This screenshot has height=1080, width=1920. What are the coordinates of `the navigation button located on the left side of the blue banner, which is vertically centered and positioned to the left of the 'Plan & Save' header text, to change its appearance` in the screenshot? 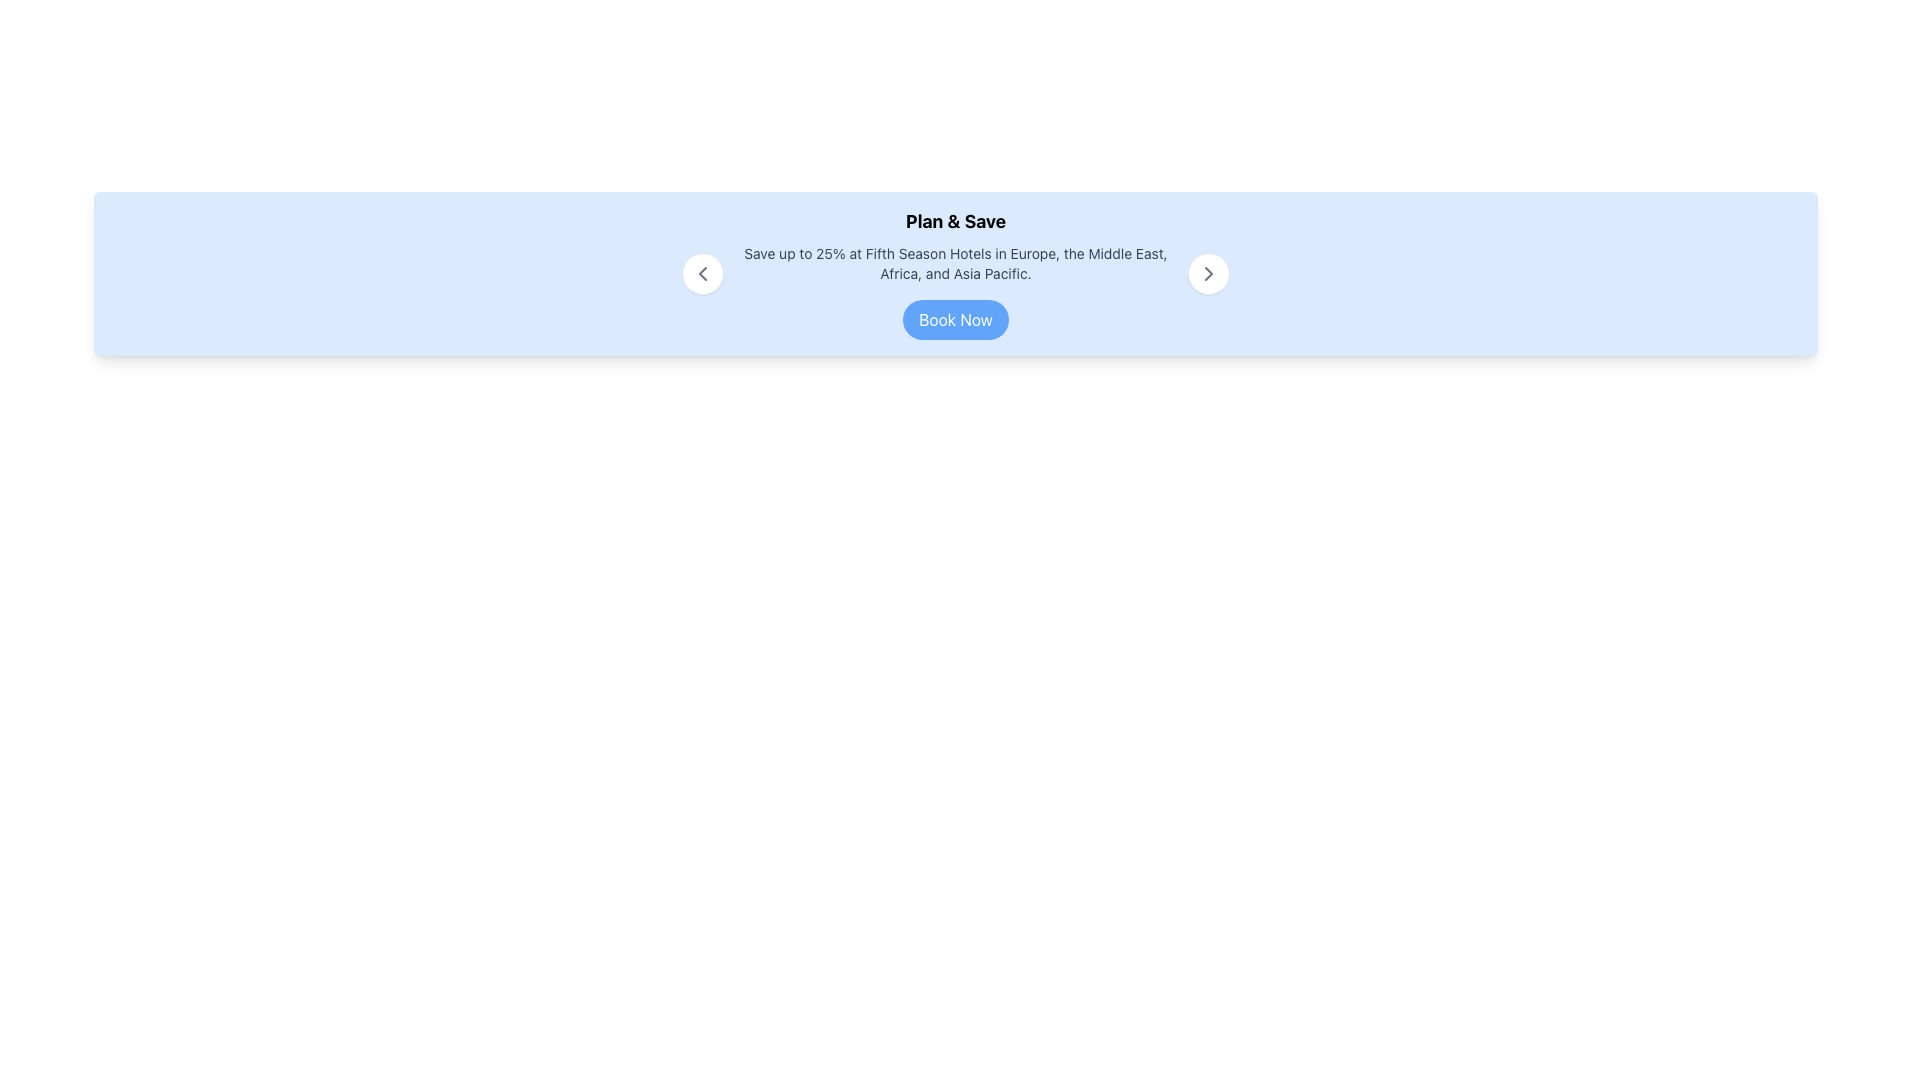 It's located at (702, 273).